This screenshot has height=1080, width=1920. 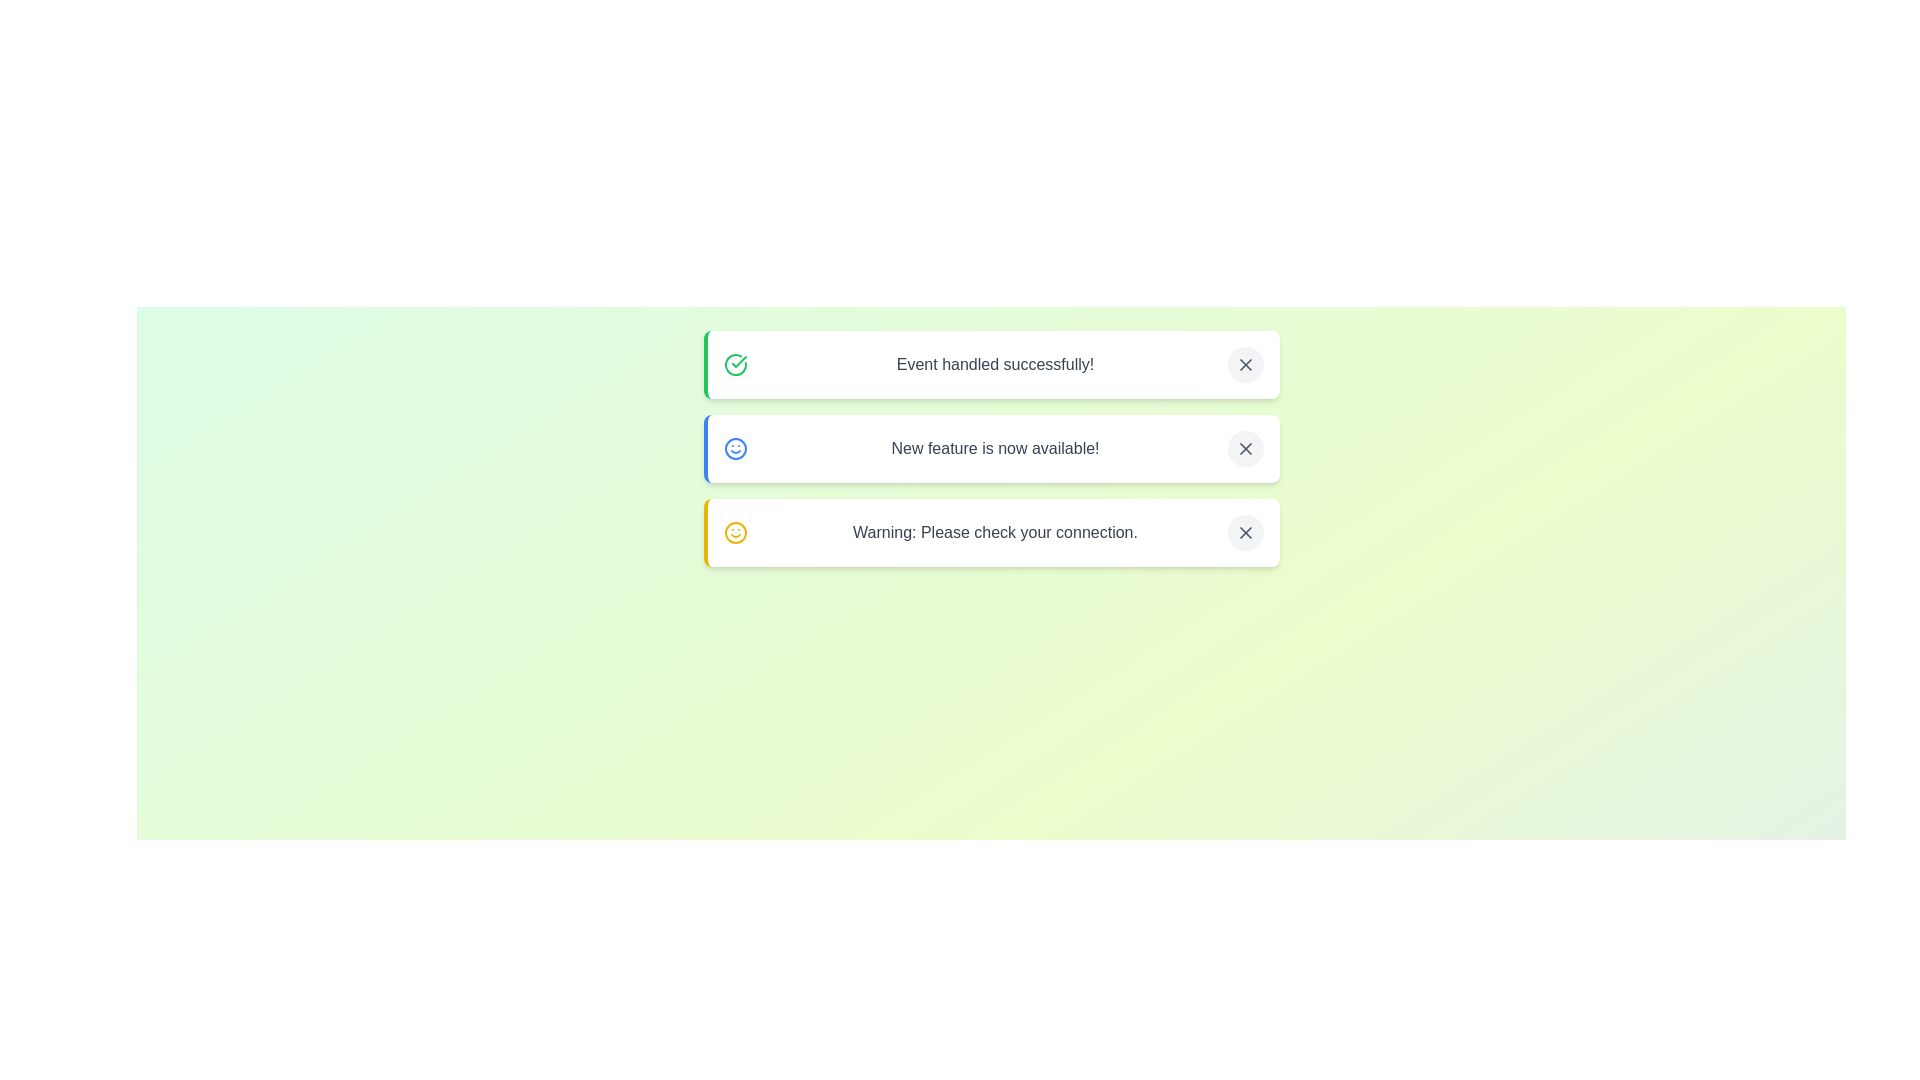 I want to click on the status icon that indicates successful event handling, so click(x=734, y=365).